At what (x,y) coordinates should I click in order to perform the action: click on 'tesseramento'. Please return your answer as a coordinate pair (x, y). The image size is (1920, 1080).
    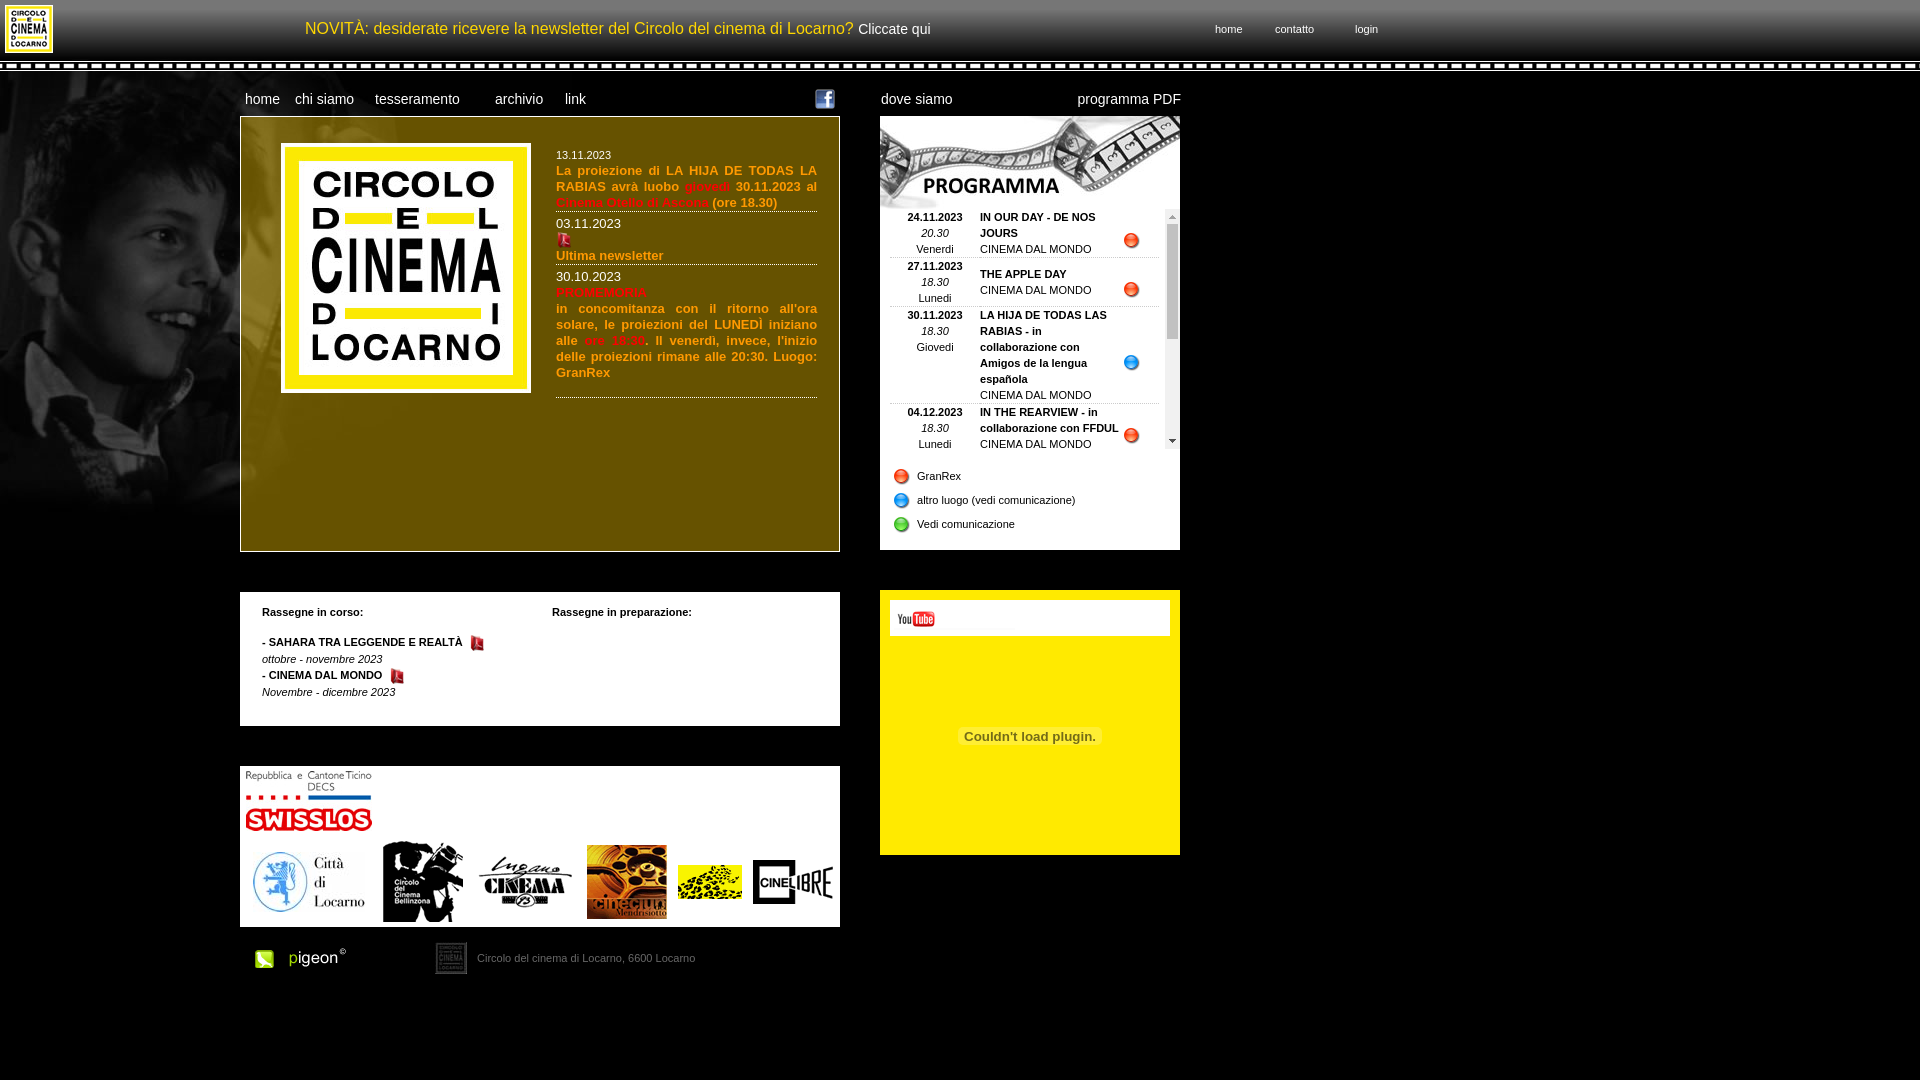
    Looking at the image, I should click on (416, 97).